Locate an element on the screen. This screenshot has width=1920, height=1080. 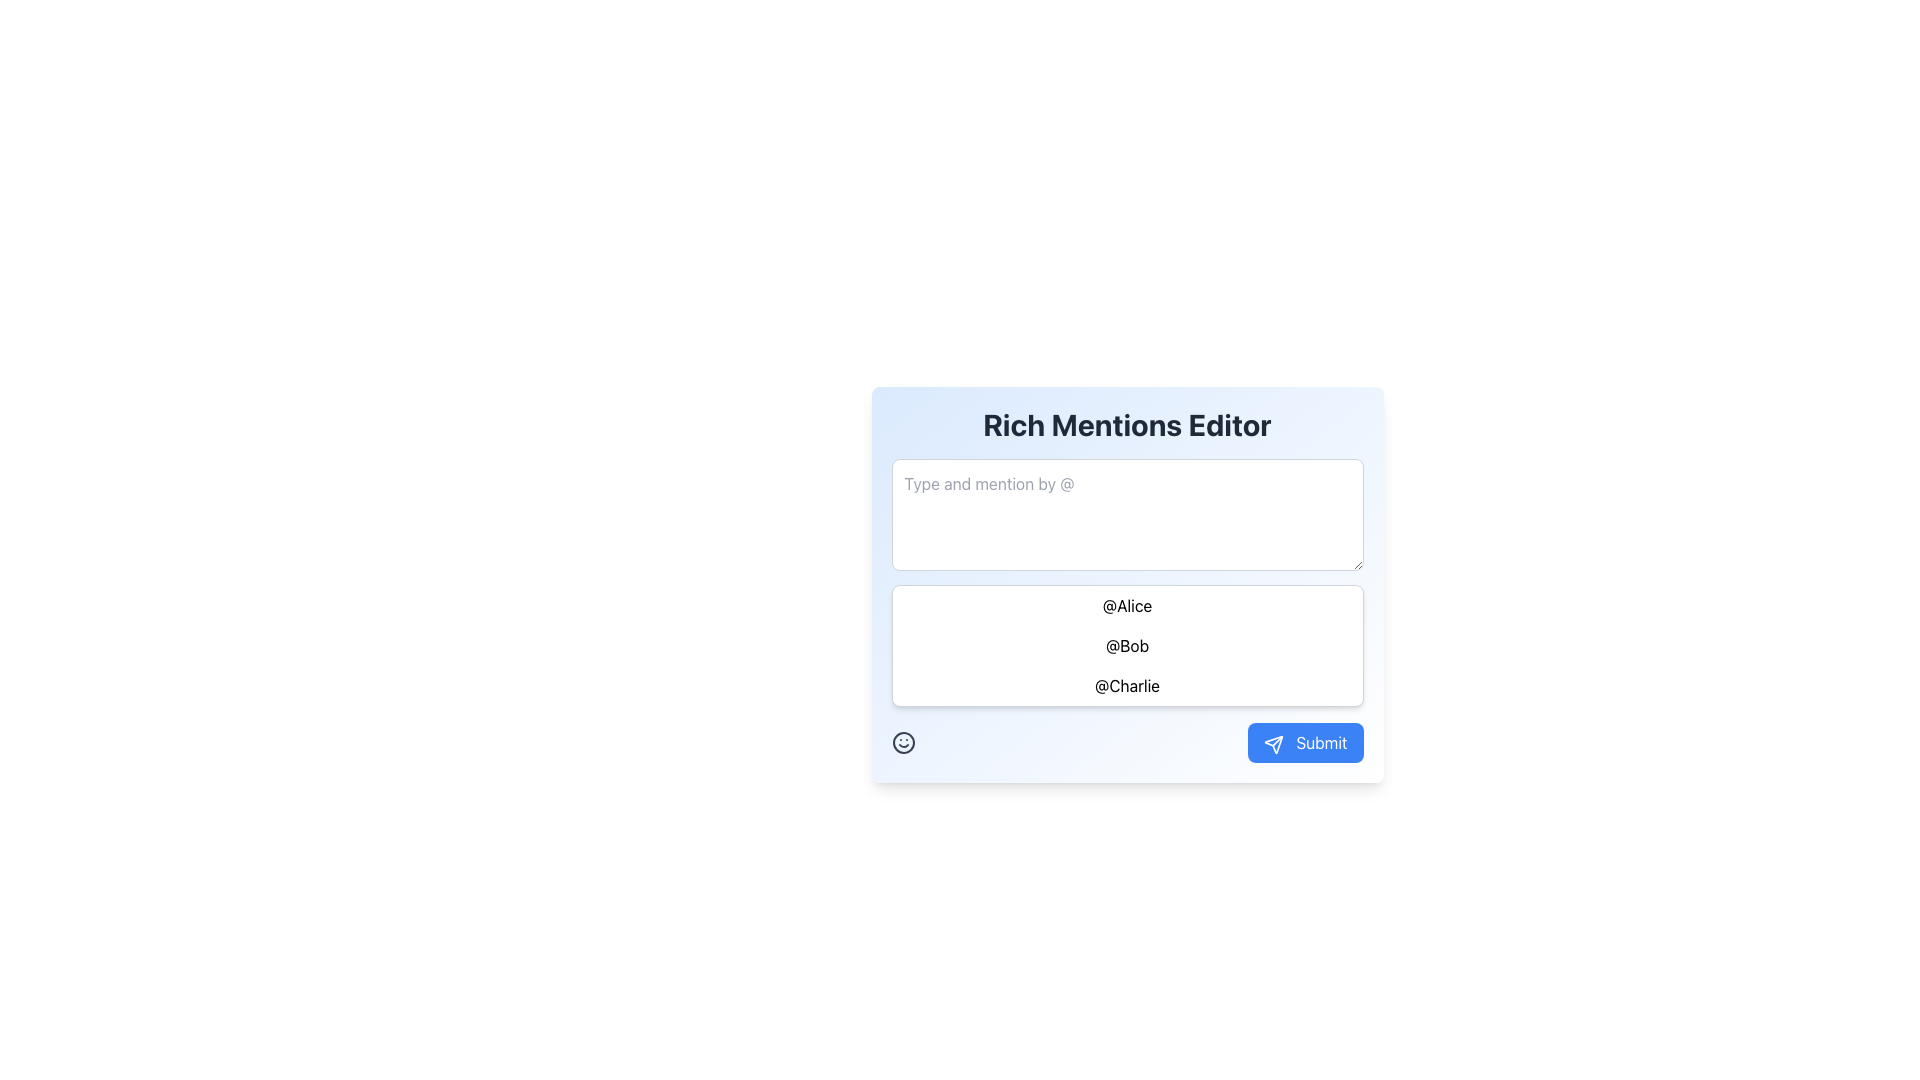
the circular graphic shape with a black outline located in the bottom-left corner of the smiling face icon within the SVG element is located at coordinates (902, 743).